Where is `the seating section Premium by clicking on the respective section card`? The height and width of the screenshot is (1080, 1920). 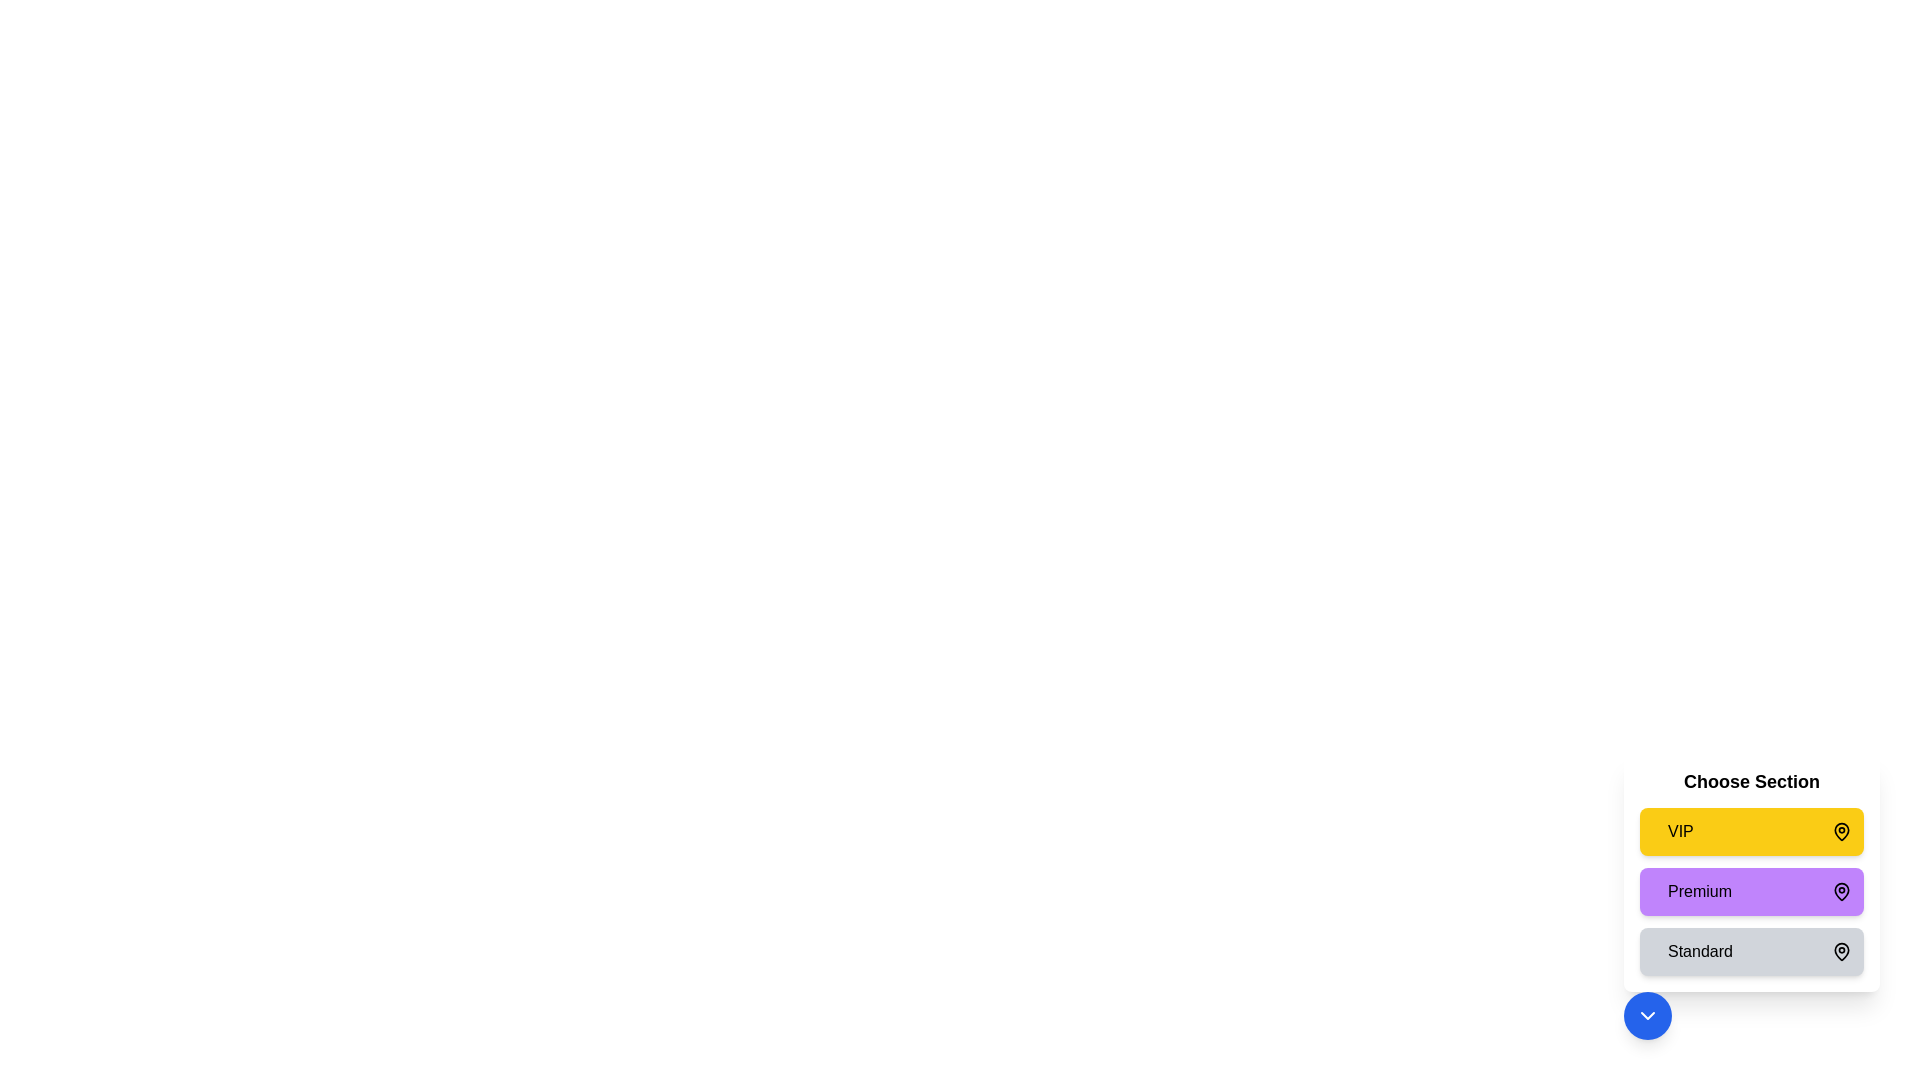 the seating section Premium by clicking on the respective section card is located at coordinates (1751, 890).